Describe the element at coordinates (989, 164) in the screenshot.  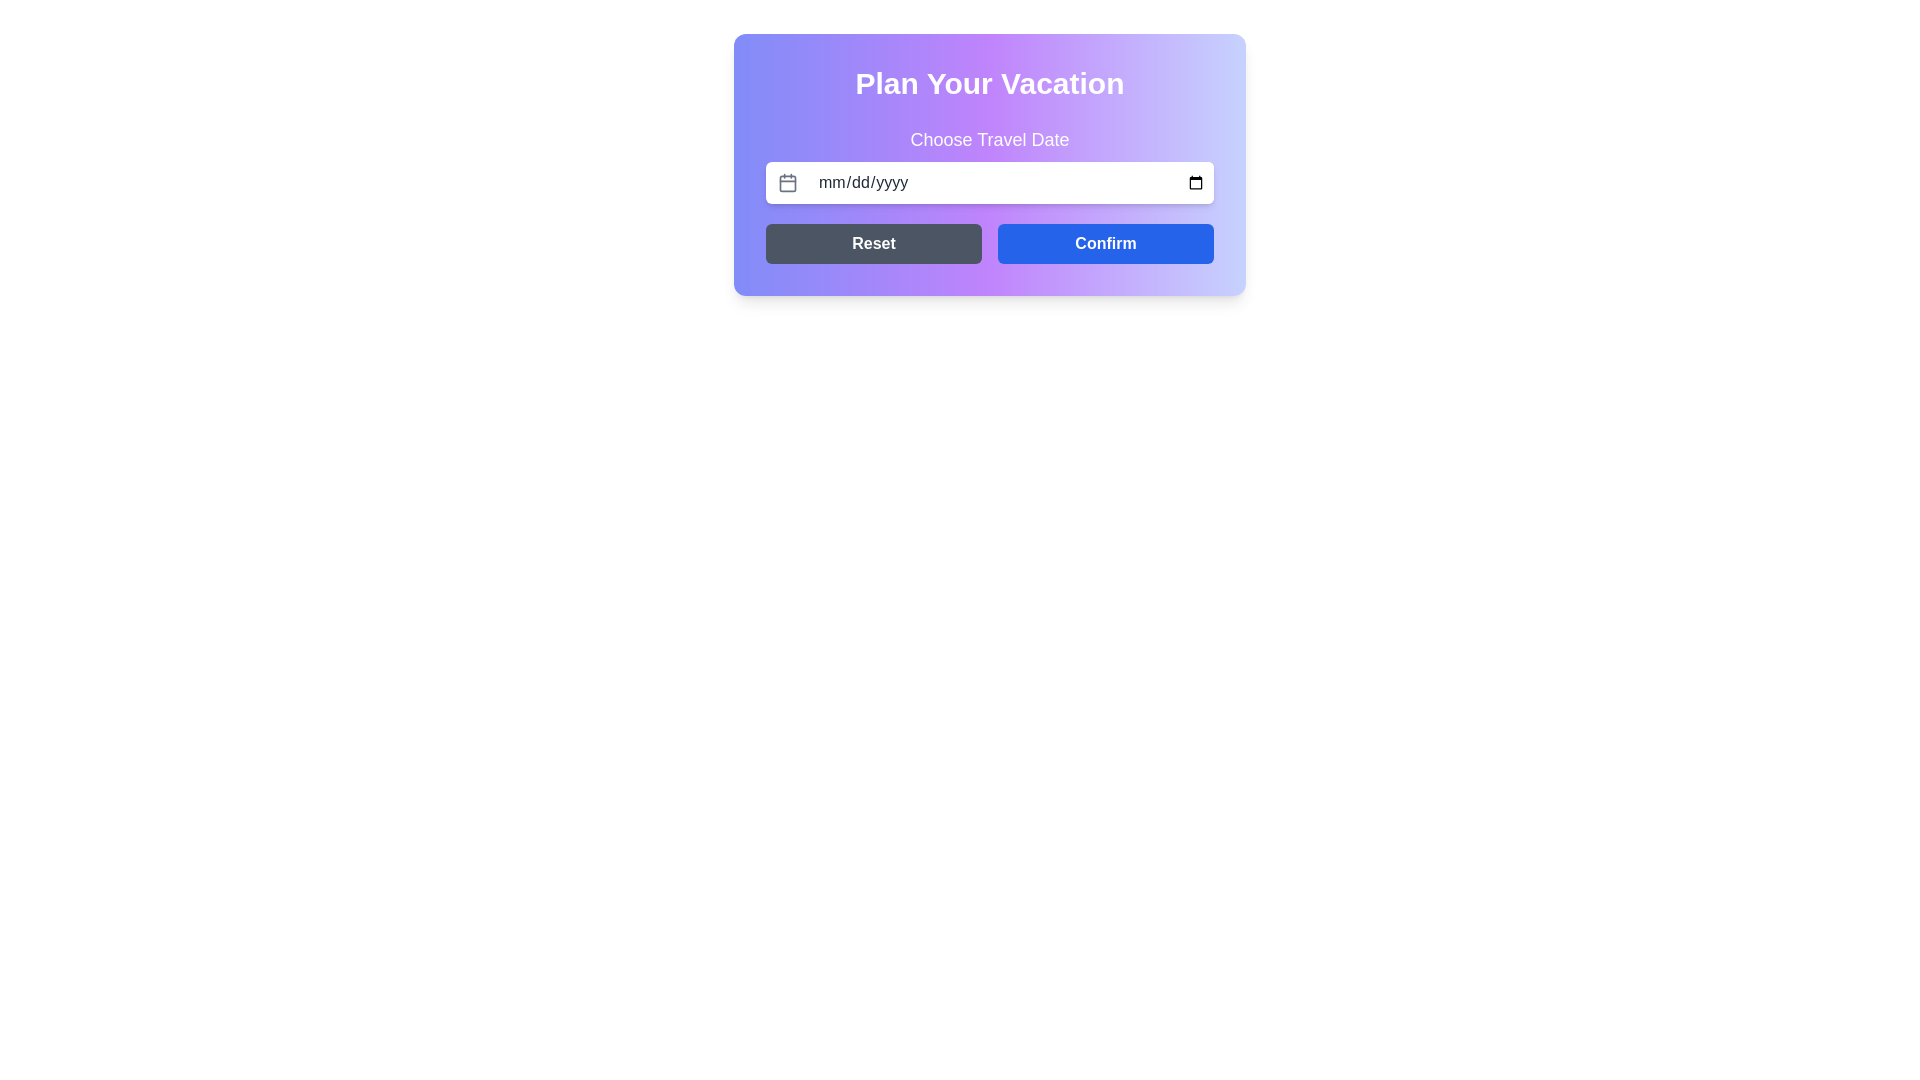
I see `a date using the calendar icon of the Date Picker Input titled 'Choose Travel Date', which is visually represented with a placeholder 'mm/dd/yyyy'` at that location.